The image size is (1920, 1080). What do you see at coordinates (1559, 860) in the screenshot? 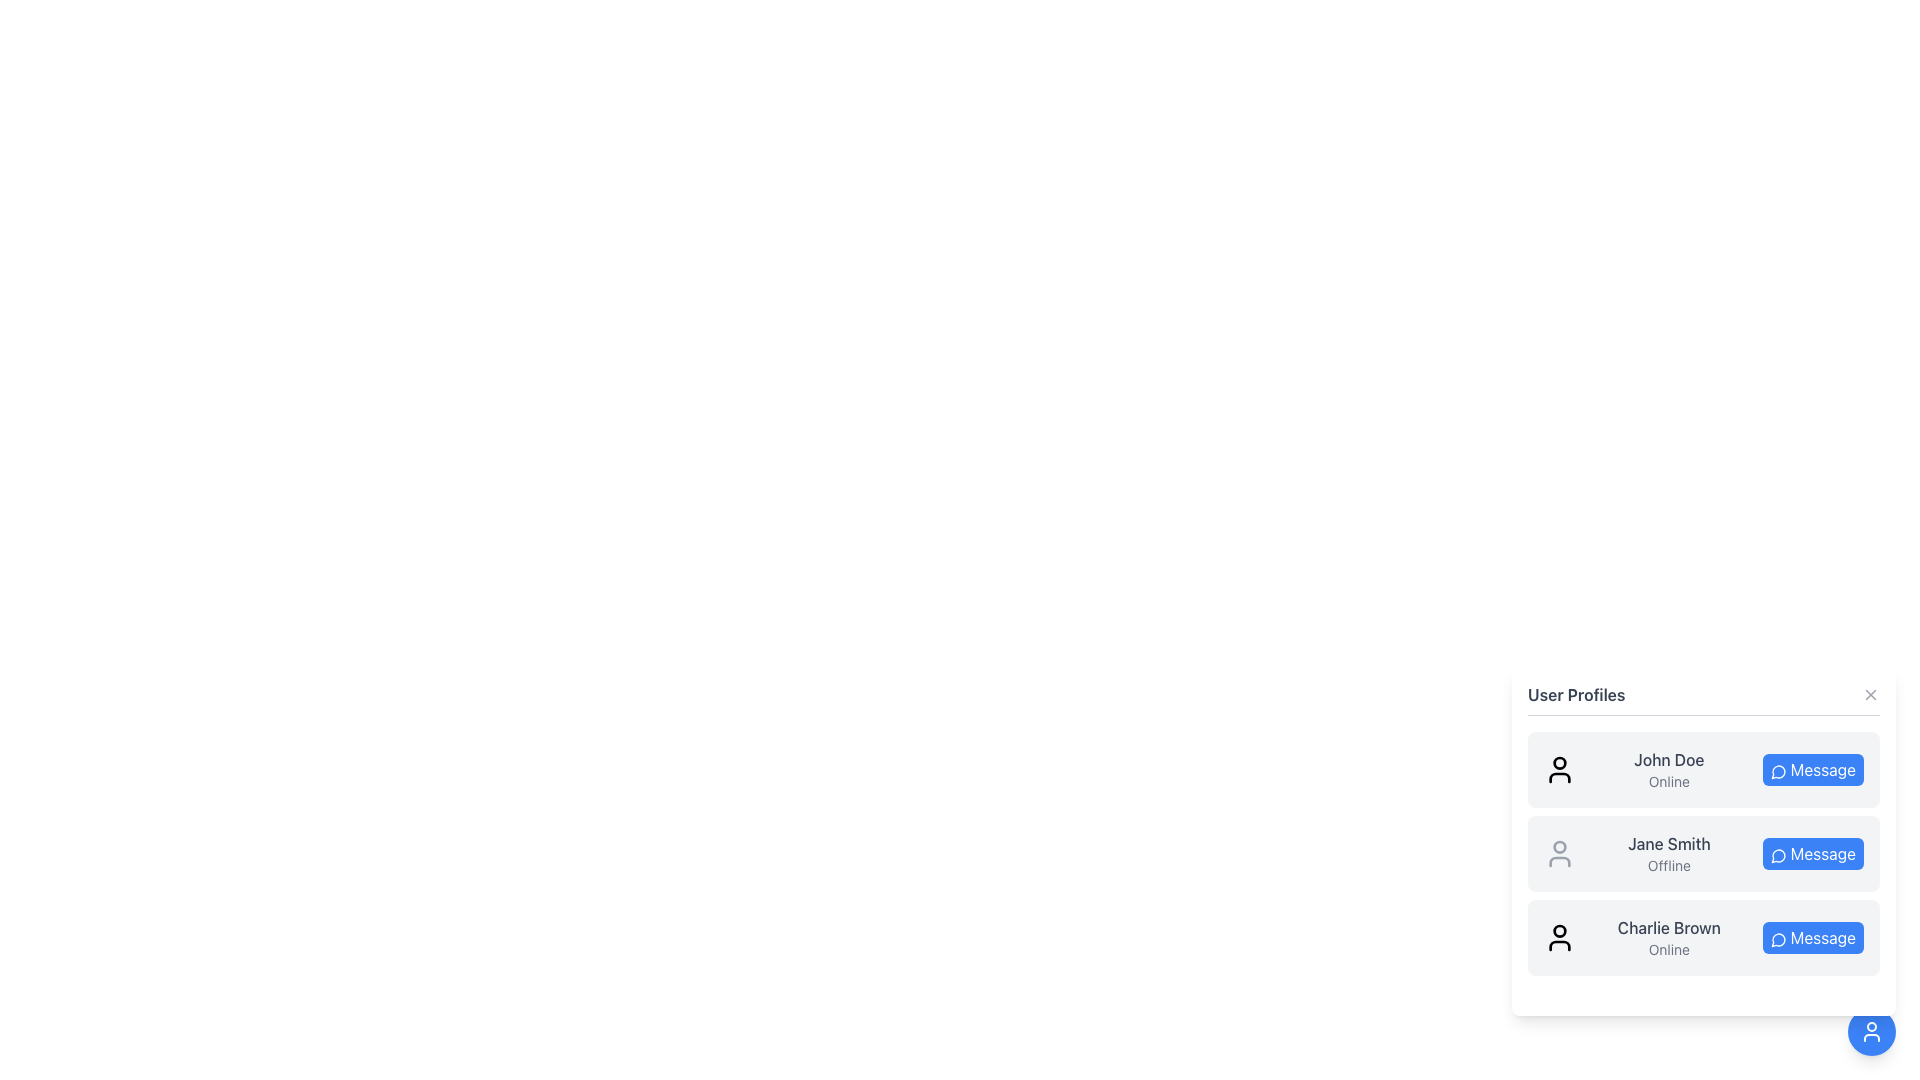
I see `the Status indicator icon for the user 'Jane Smith' located in the bottom-right corner of the 'User Profiles' panel, positioned below her user avatar` at bounding box center [1559, 860].